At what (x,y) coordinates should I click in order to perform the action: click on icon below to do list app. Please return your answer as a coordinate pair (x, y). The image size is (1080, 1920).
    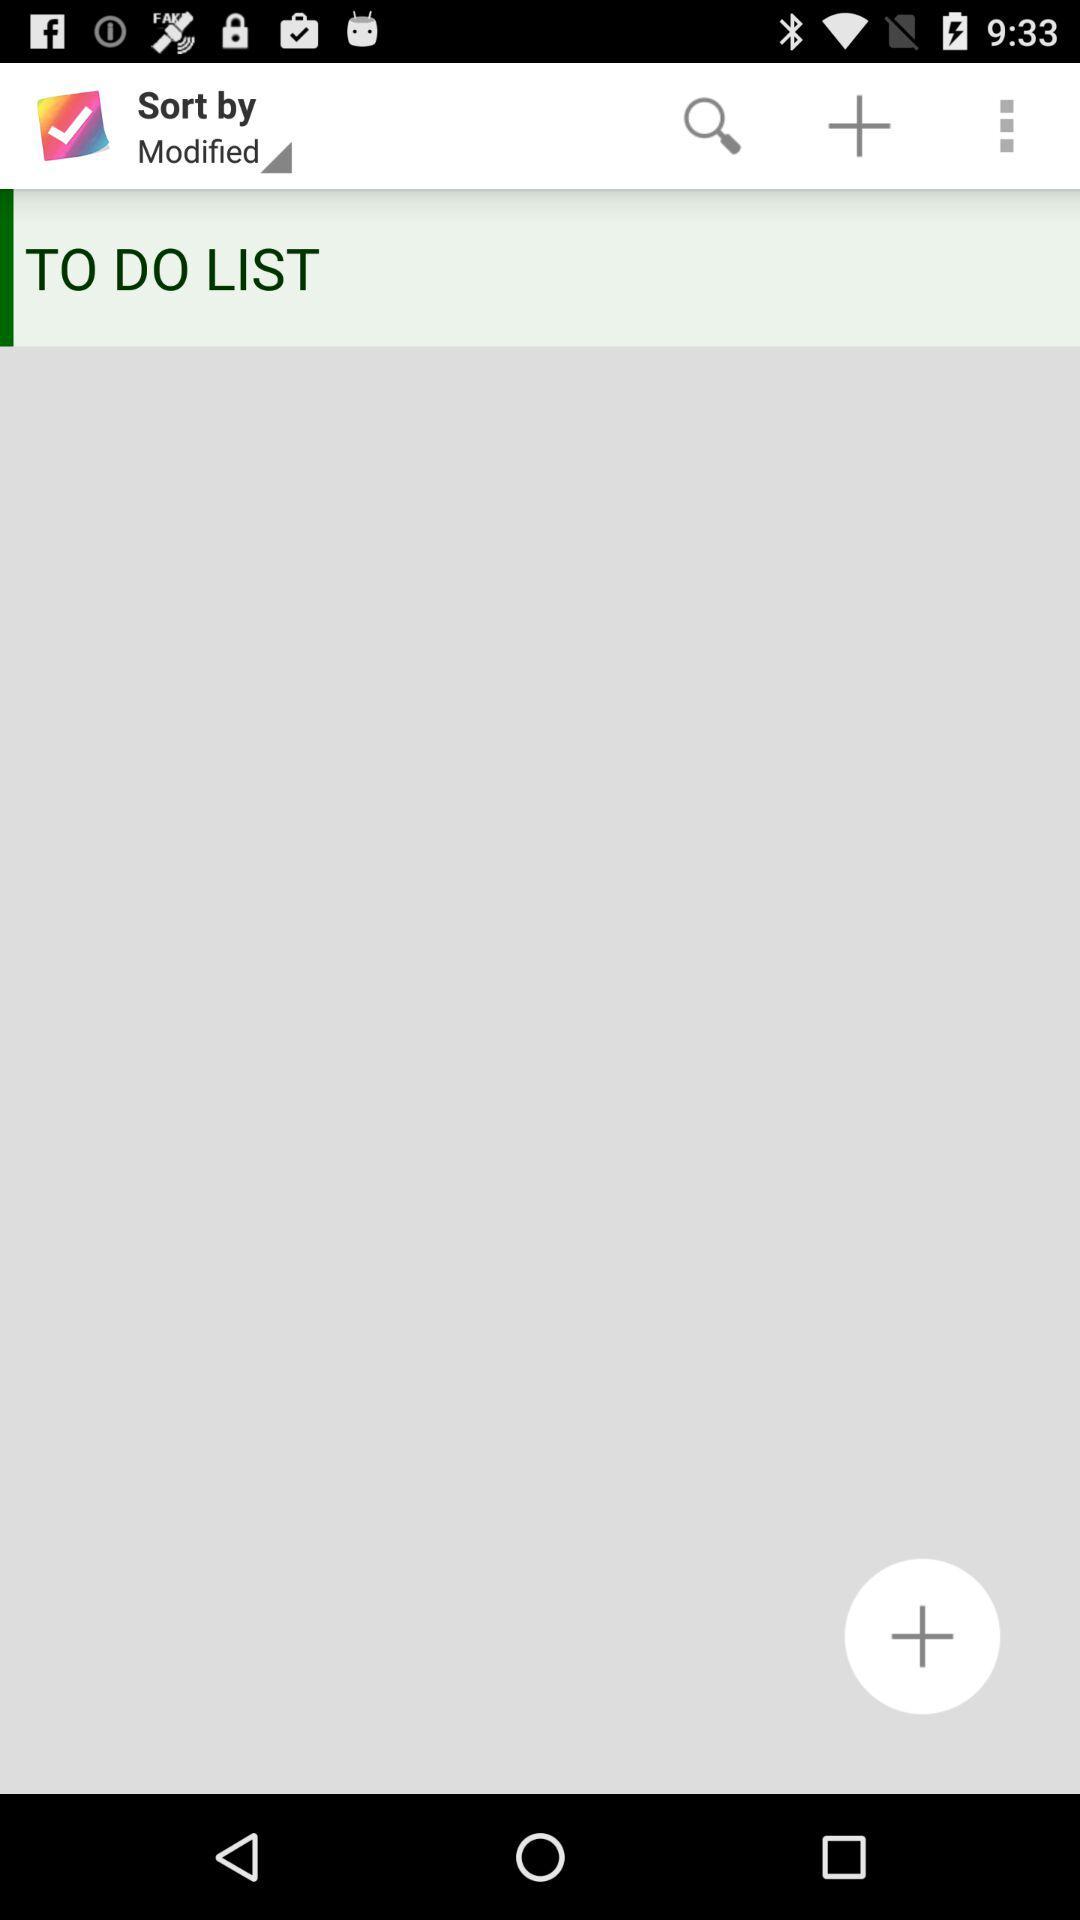
    Looking at the image, I should click on (922, 1636).